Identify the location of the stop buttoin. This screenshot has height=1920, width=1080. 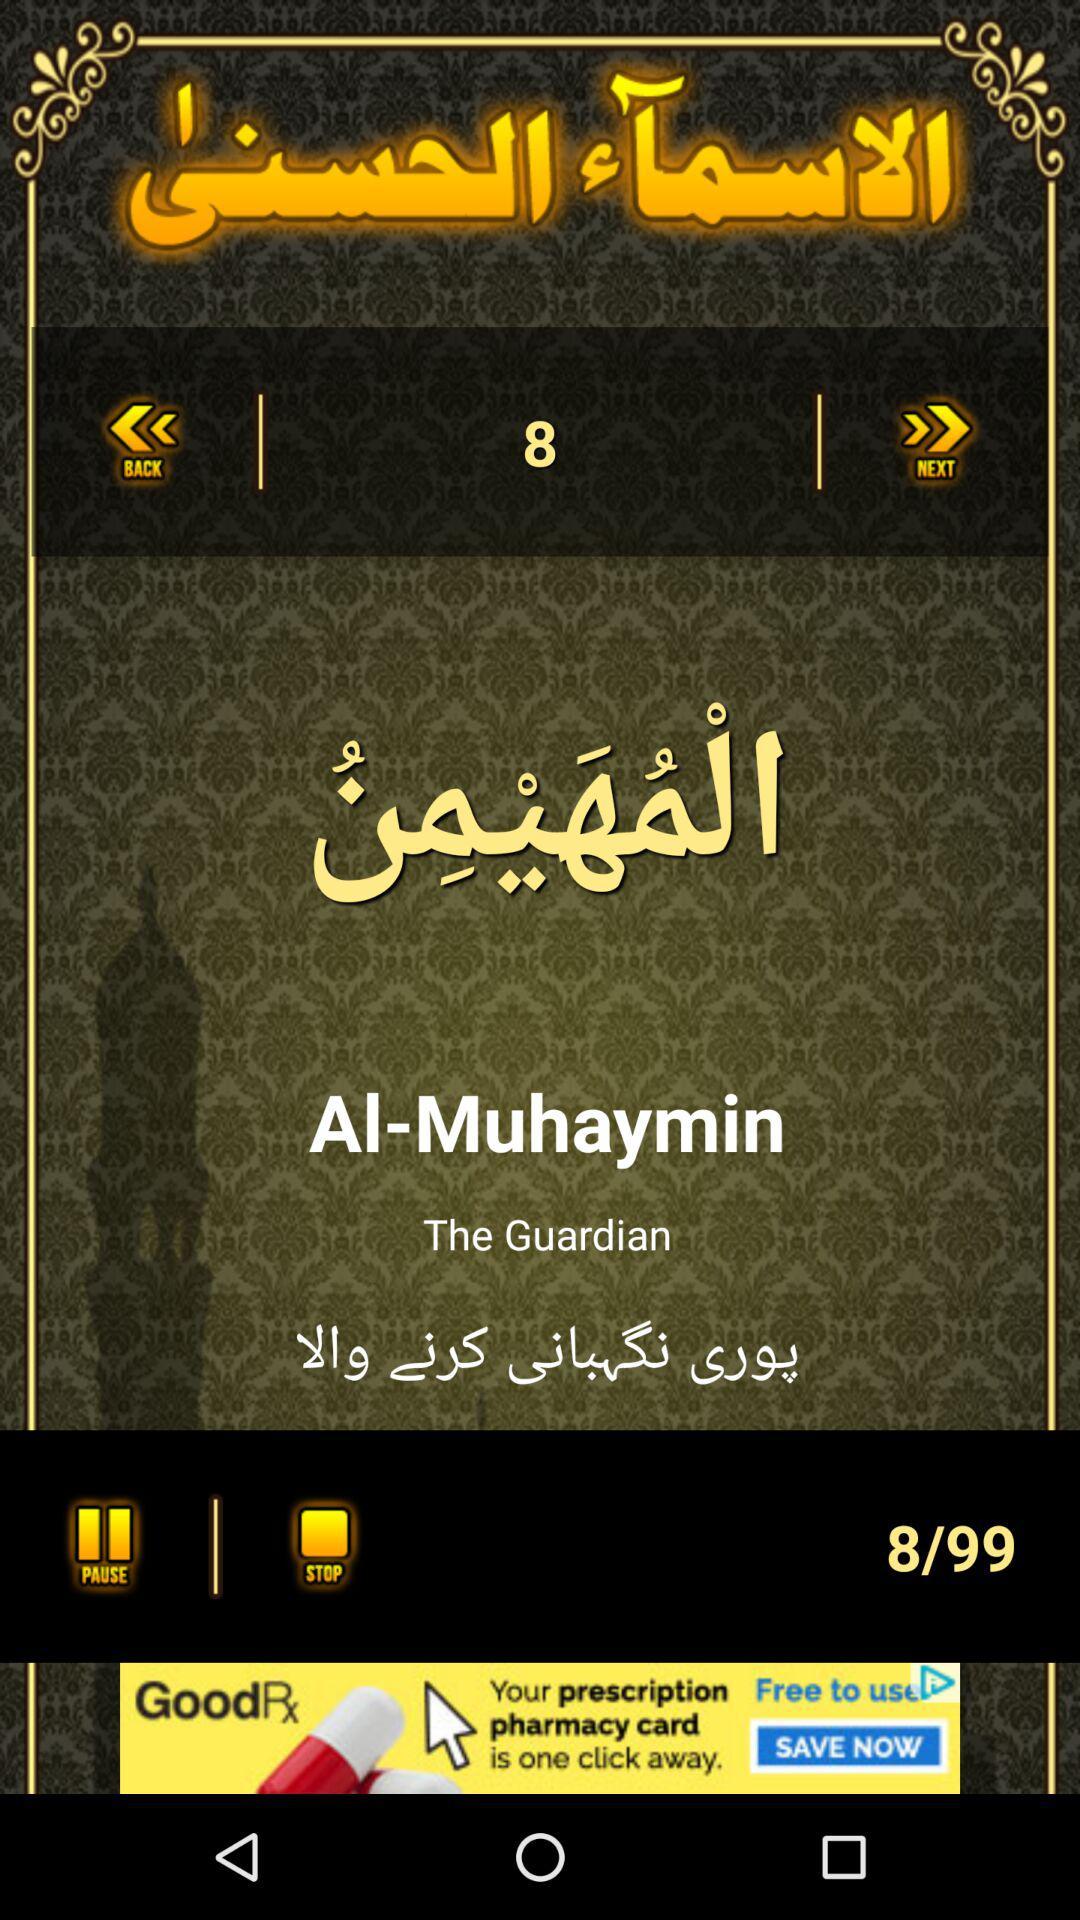
(318, 1545).